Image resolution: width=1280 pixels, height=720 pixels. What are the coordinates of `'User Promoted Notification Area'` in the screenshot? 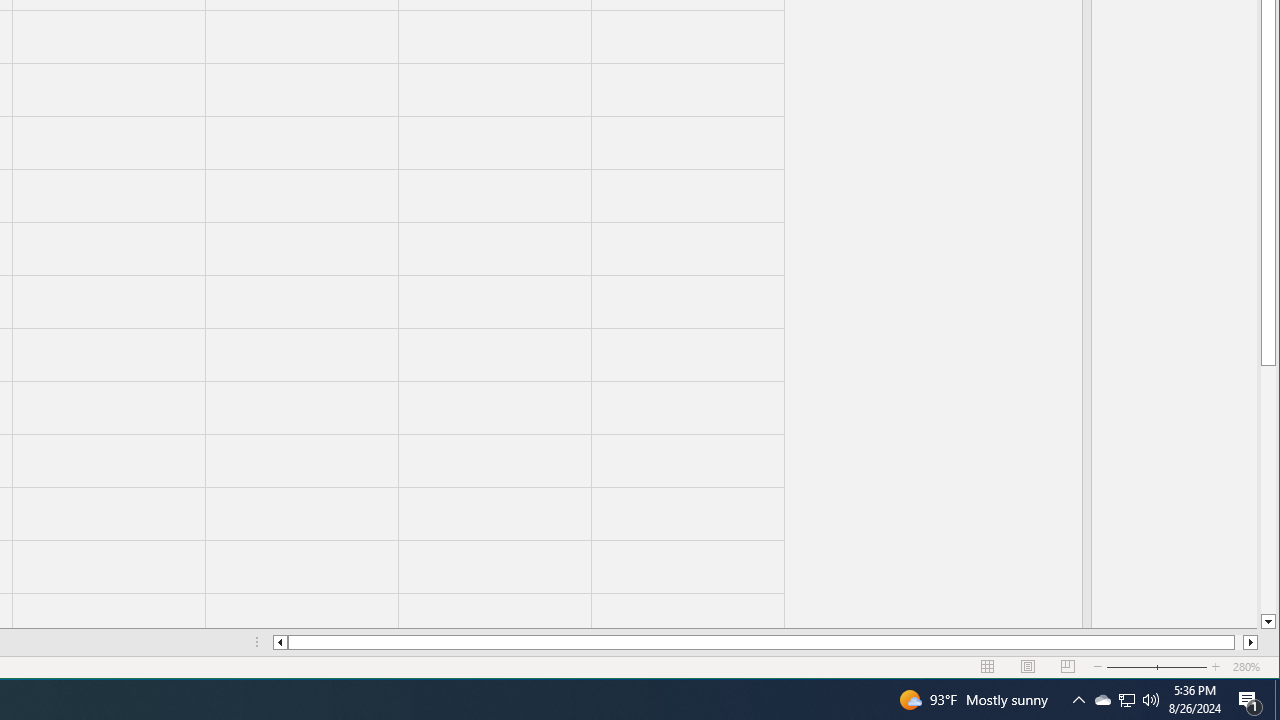 It's located at (1127, 698).